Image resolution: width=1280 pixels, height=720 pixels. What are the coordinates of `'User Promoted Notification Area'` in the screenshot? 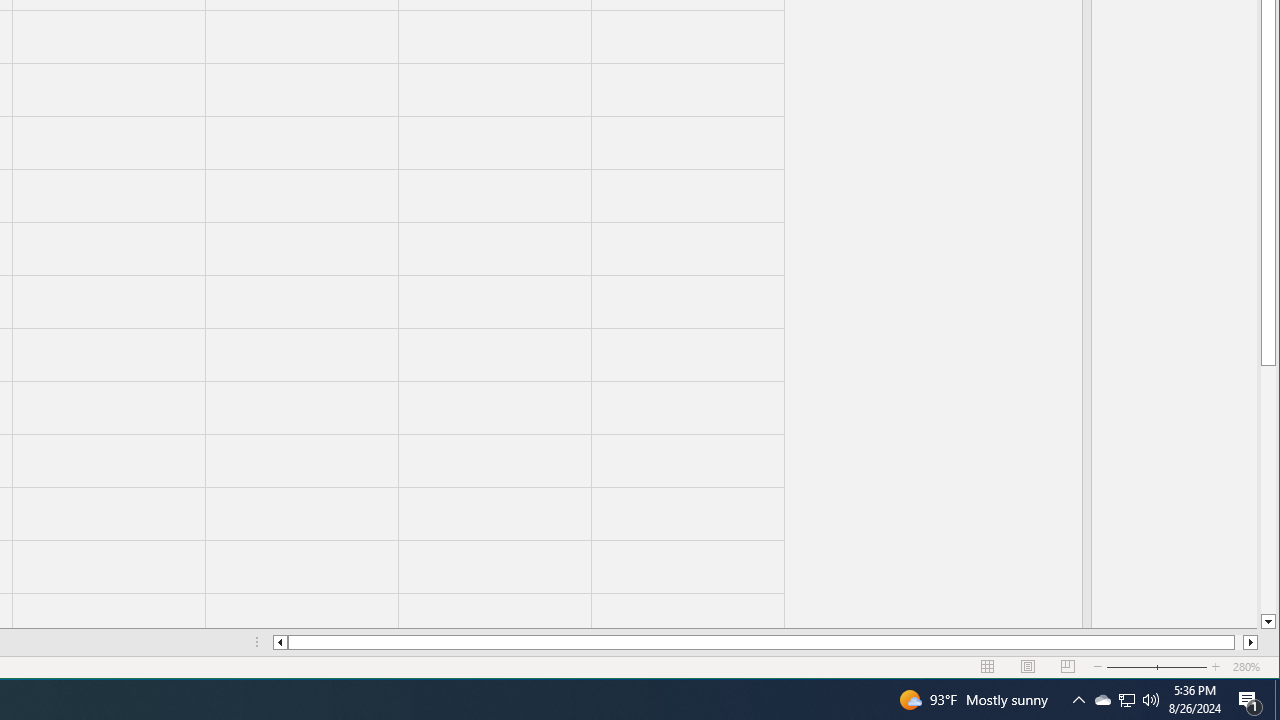 It's located at (1127, 698).